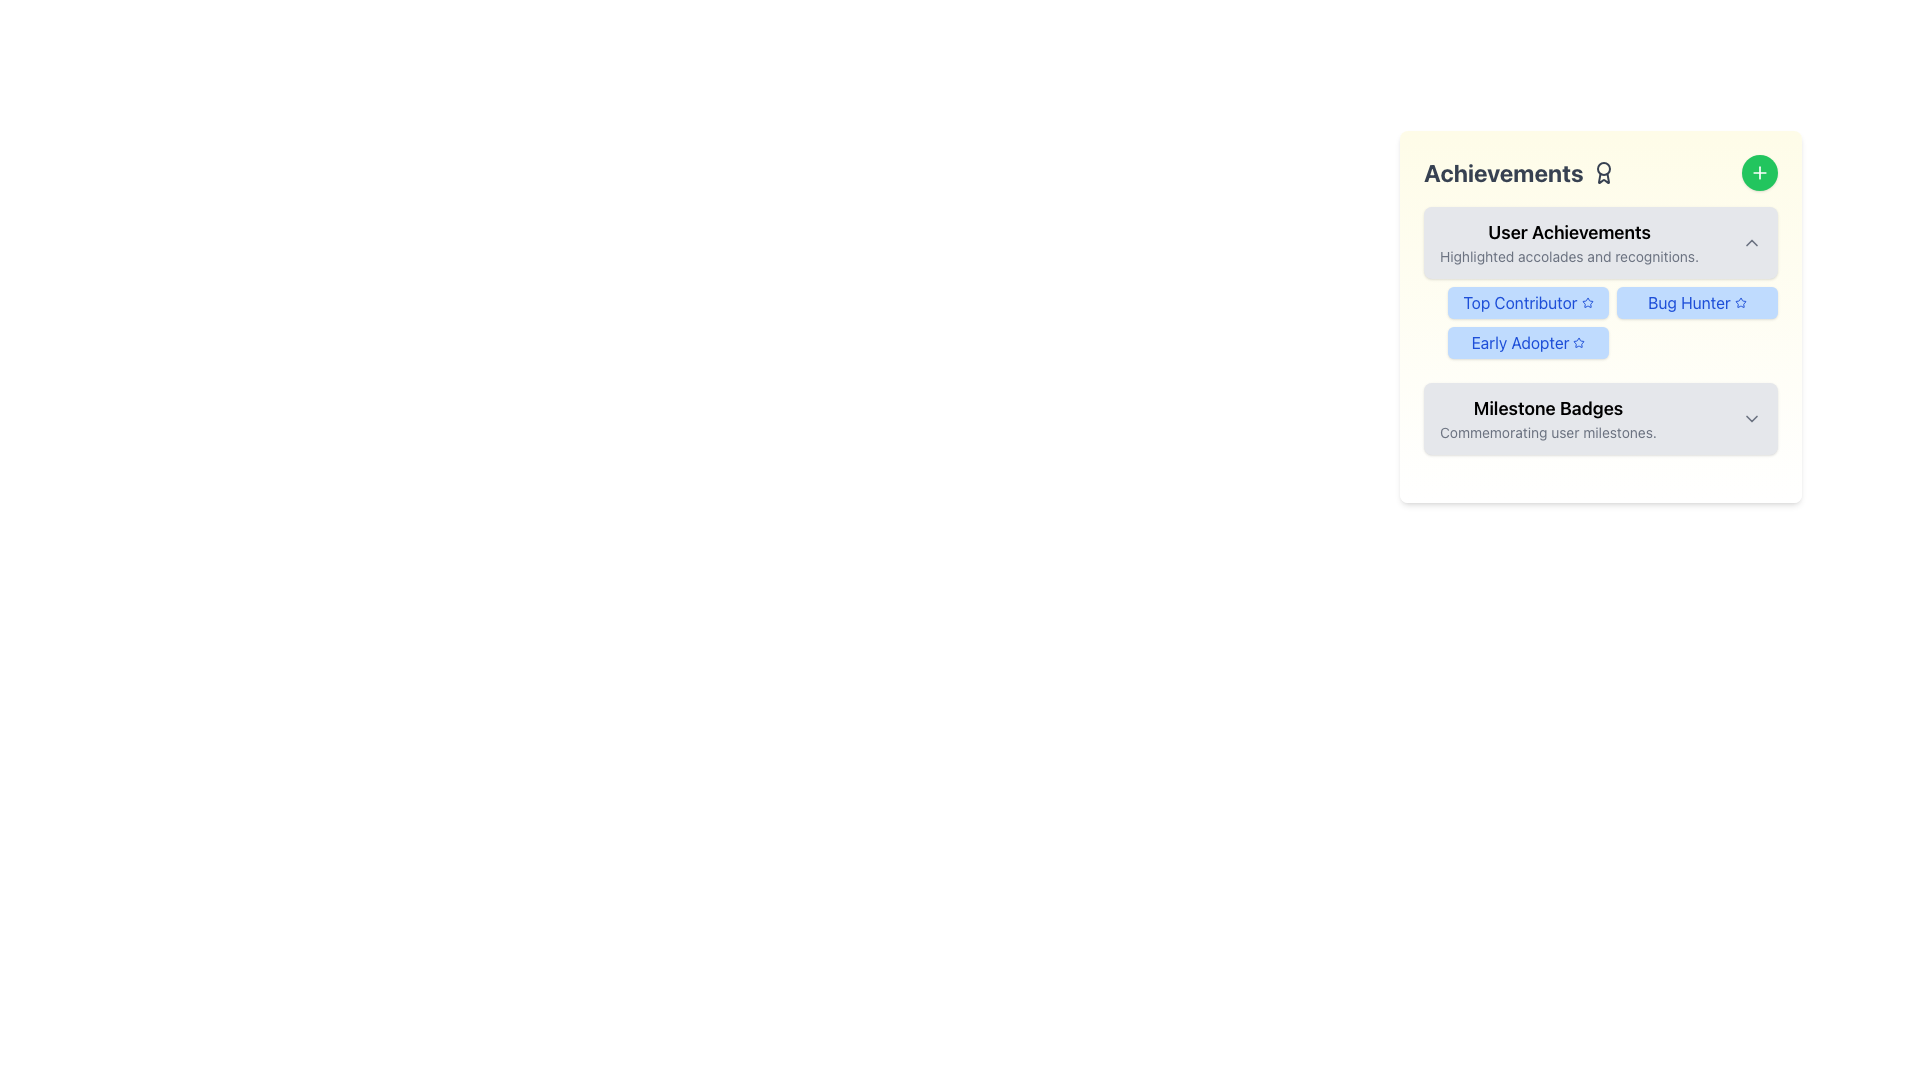 The height and width of the screenshot is (1080, 1920). Describe the element at coordinates (1603, 168) in the screenshot. I see `the circular SVG element that is part of the badge icon next to the 'Achievements' header text` at that location.